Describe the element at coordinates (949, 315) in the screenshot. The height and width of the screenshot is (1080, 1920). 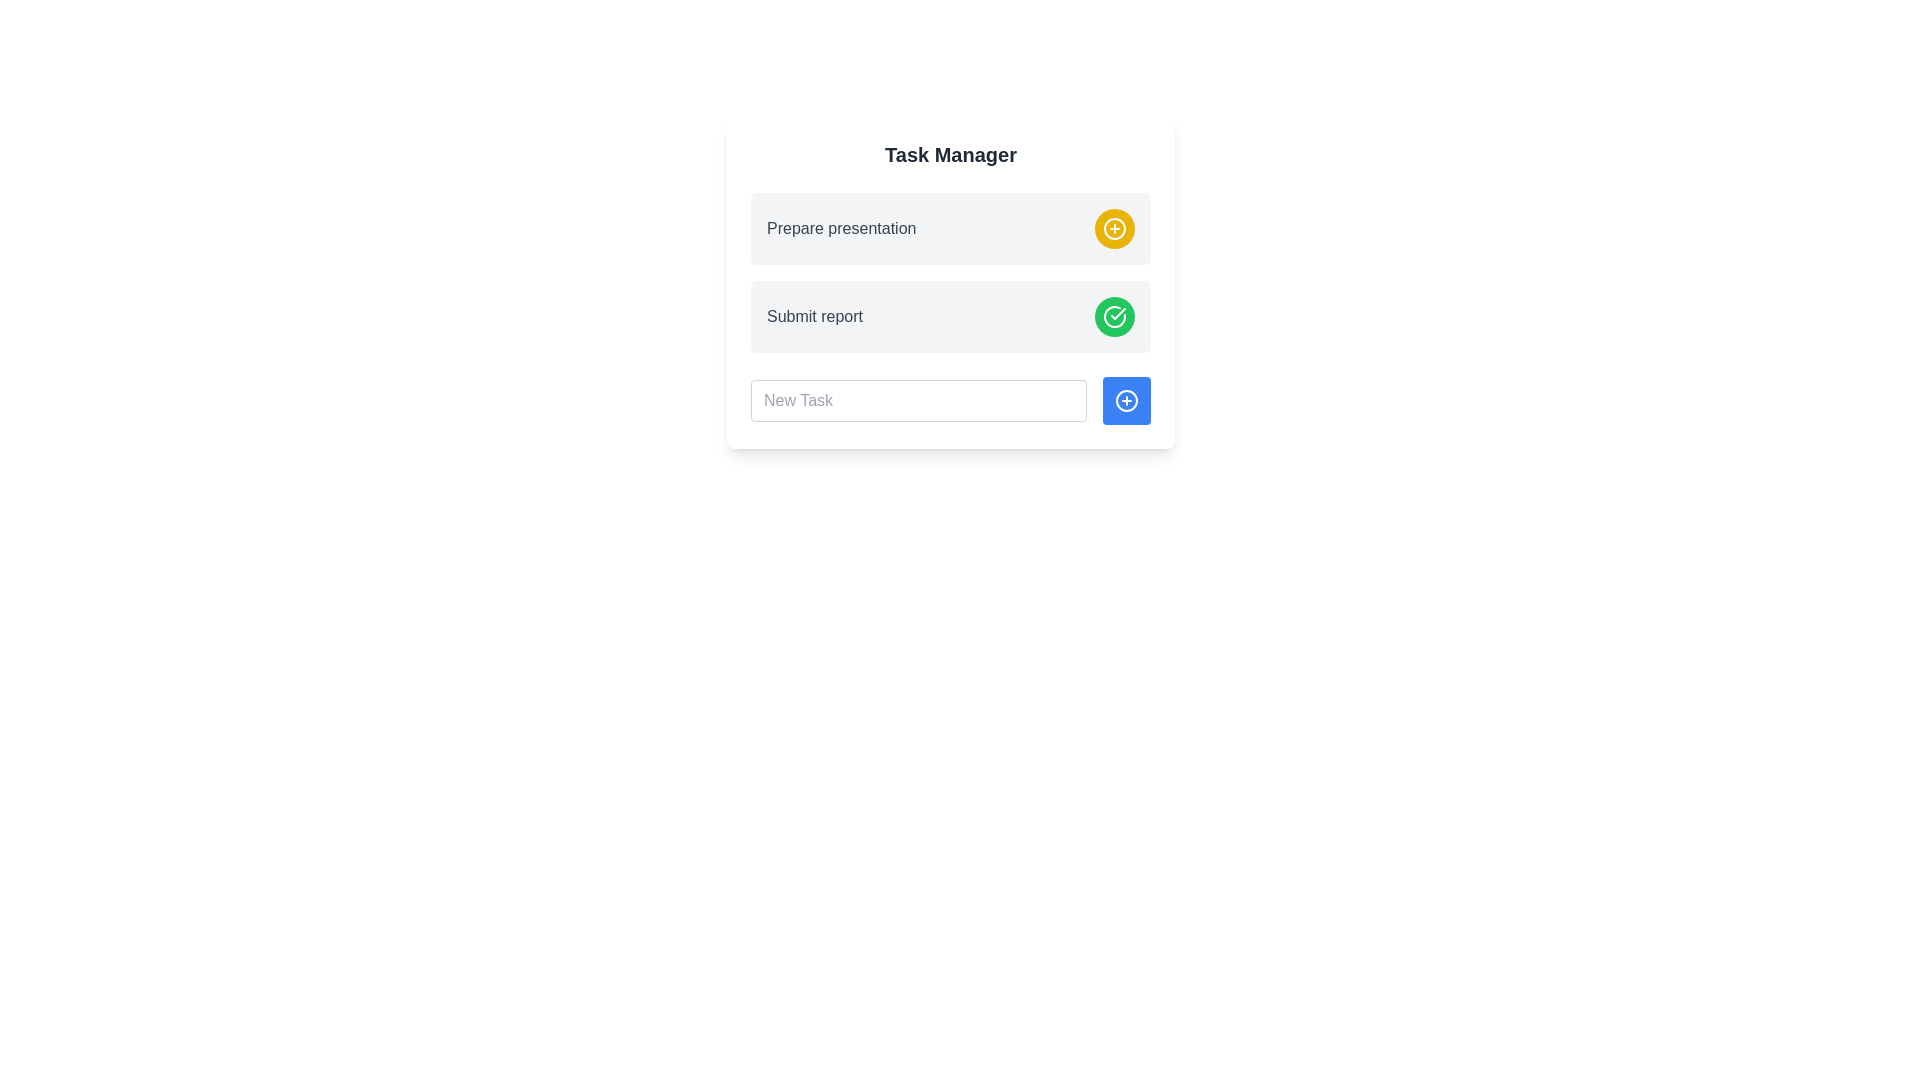
I see `the task item labeled 'Submit report'` at that location.